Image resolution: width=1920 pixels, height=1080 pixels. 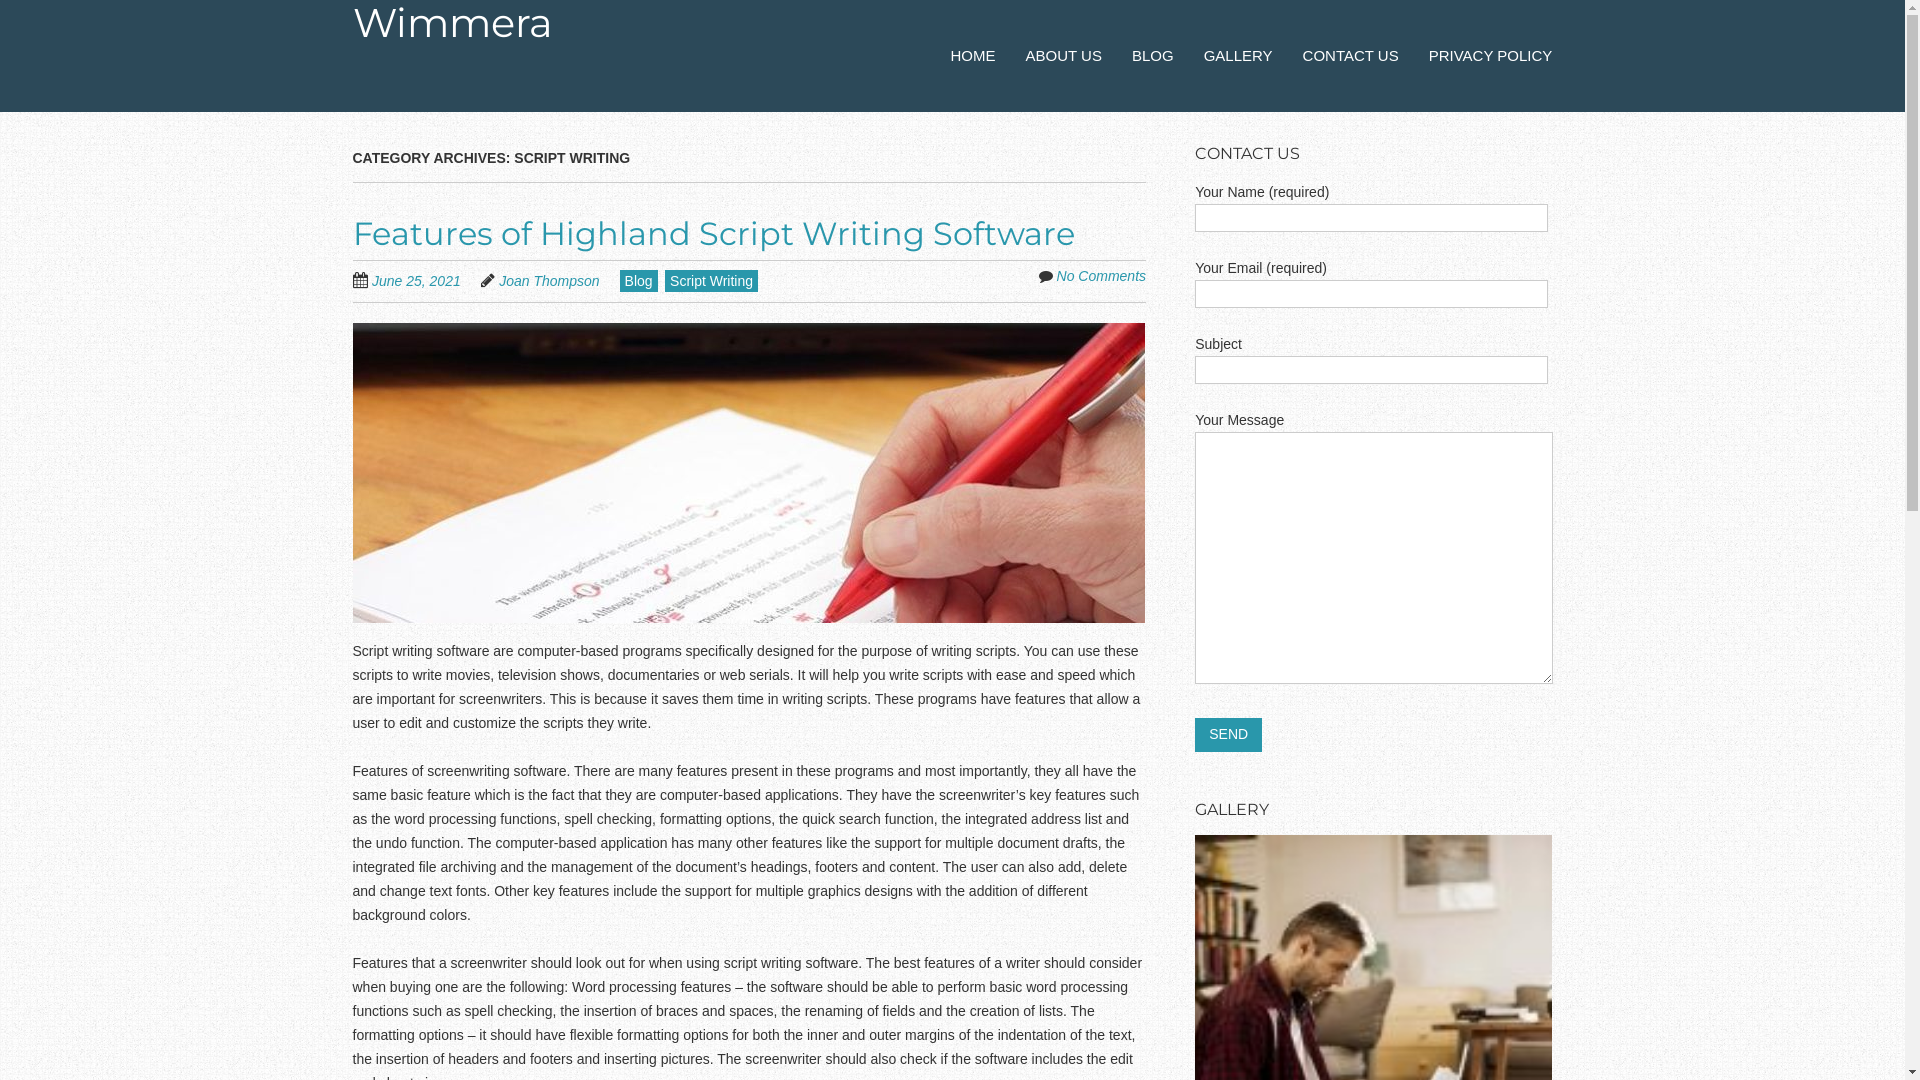 What do you see at coordinates (637, 281) in the screenshot?
I see `'Blog'` at bounding box center [637, 281].